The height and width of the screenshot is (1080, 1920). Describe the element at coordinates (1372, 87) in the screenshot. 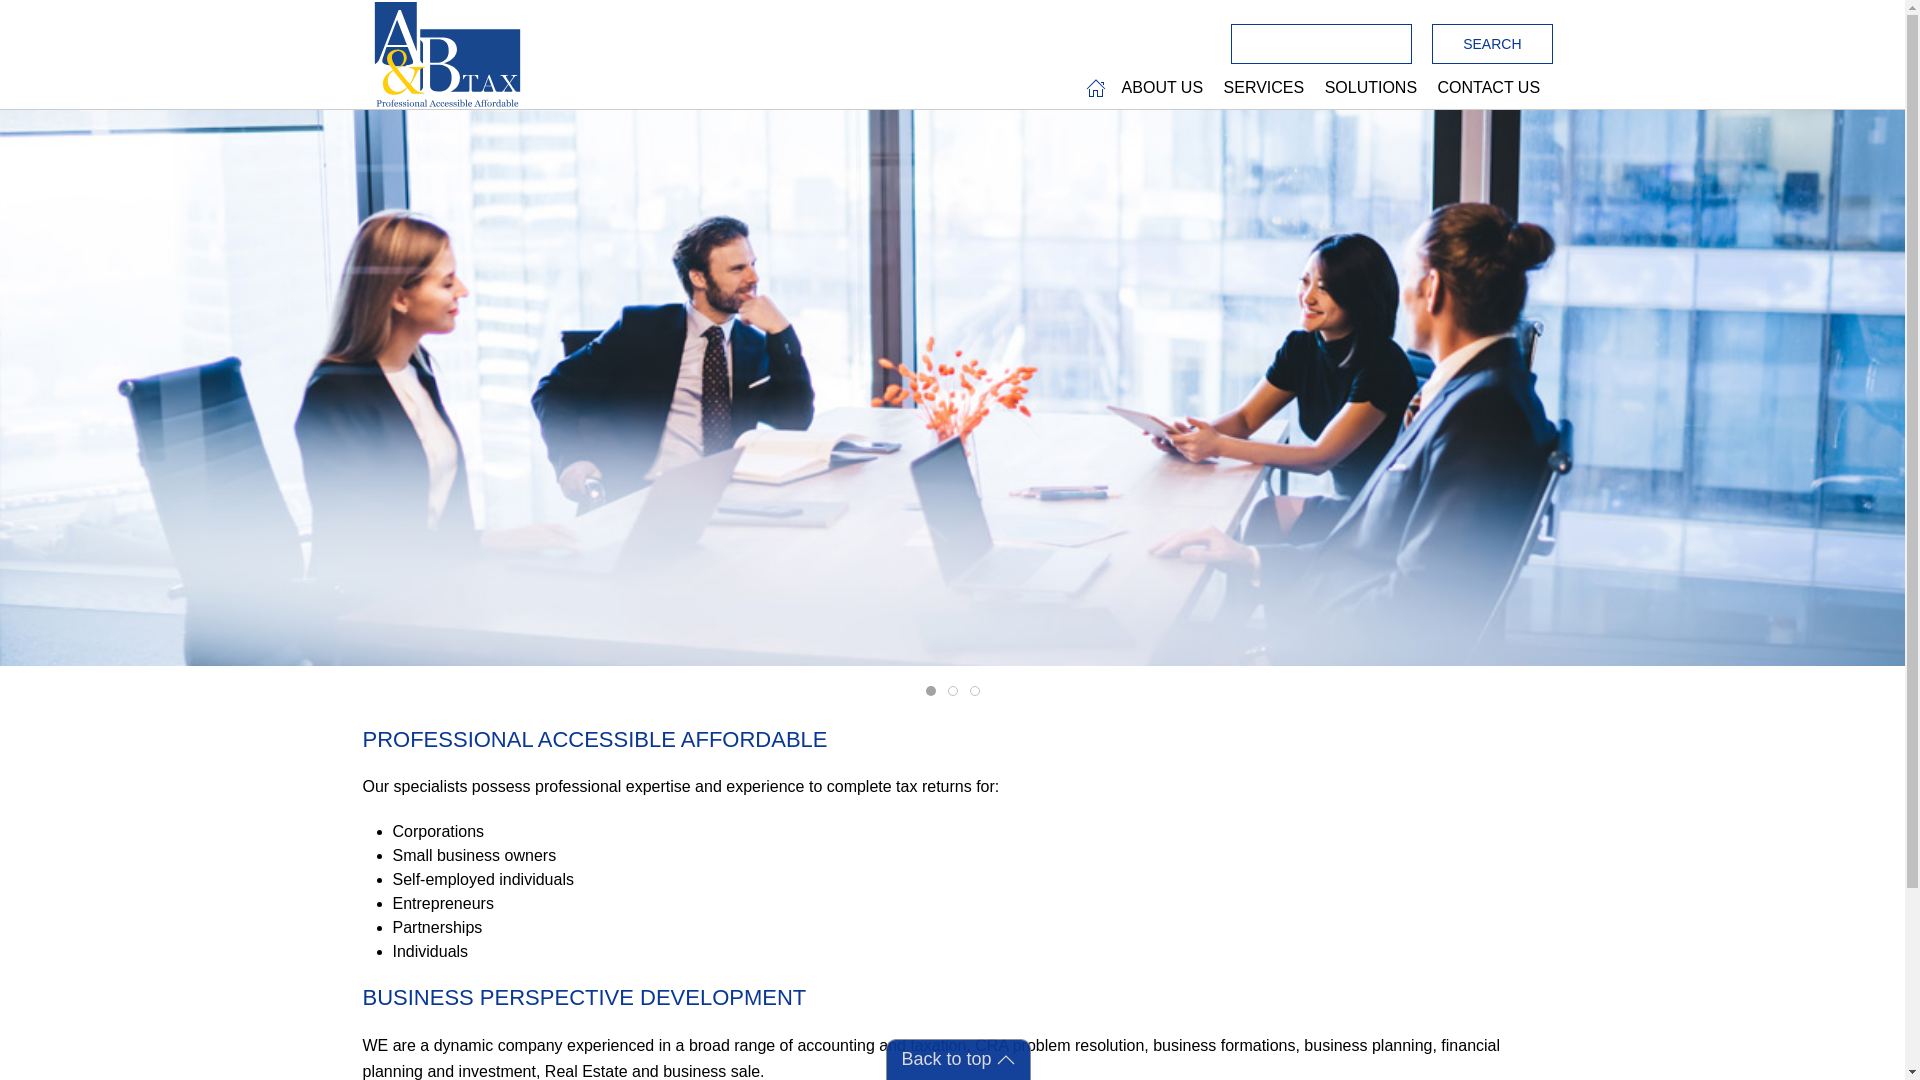

I see `'SOLUTIONS '` at that location.